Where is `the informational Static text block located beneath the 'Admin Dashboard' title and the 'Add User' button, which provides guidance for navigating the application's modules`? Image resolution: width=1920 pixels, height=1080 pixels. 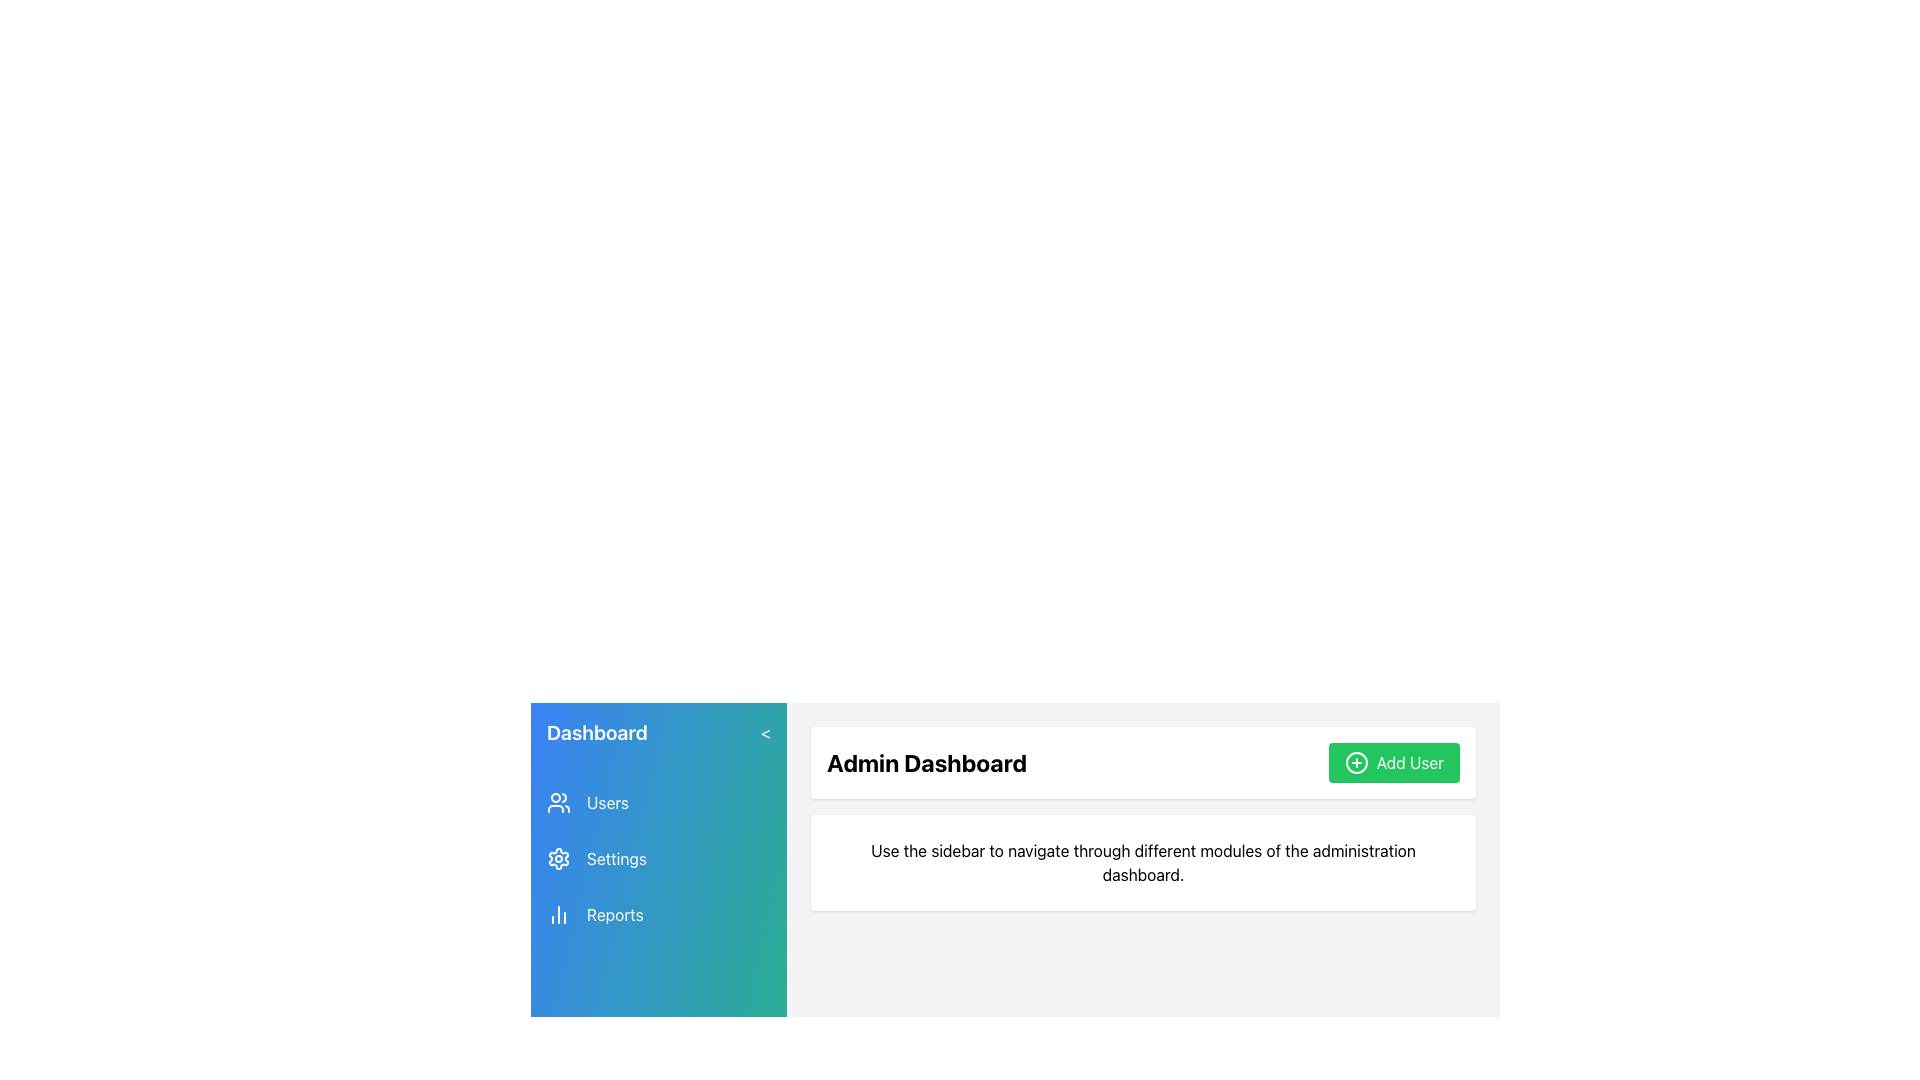 the informational Static text block located beneath the 'Admin Dashboard' title and the 'Add User' button, which provides guidance for navigating the application's modules is located at coordinates (1143, 862).